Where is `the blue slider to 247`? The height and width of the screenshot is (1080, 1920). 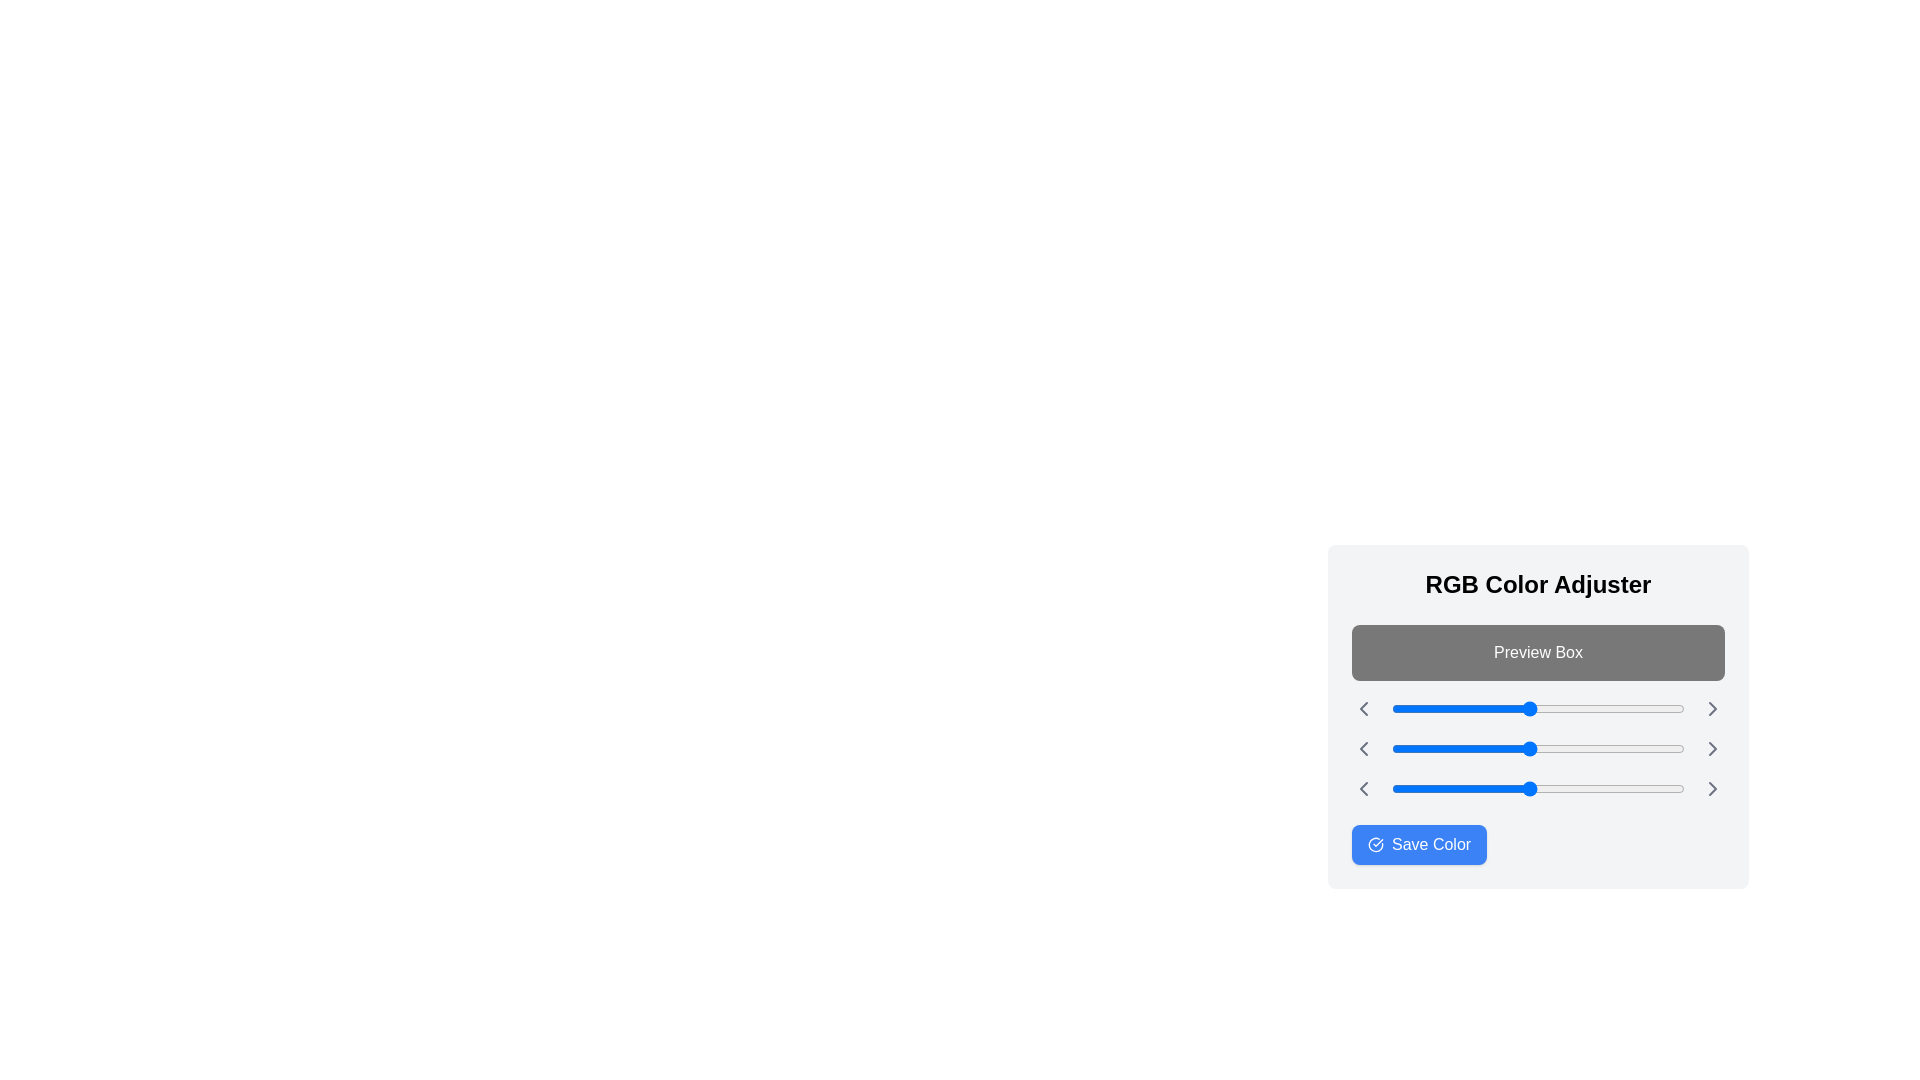 the blue slider to 247 is located at coordinates (1675, 788).